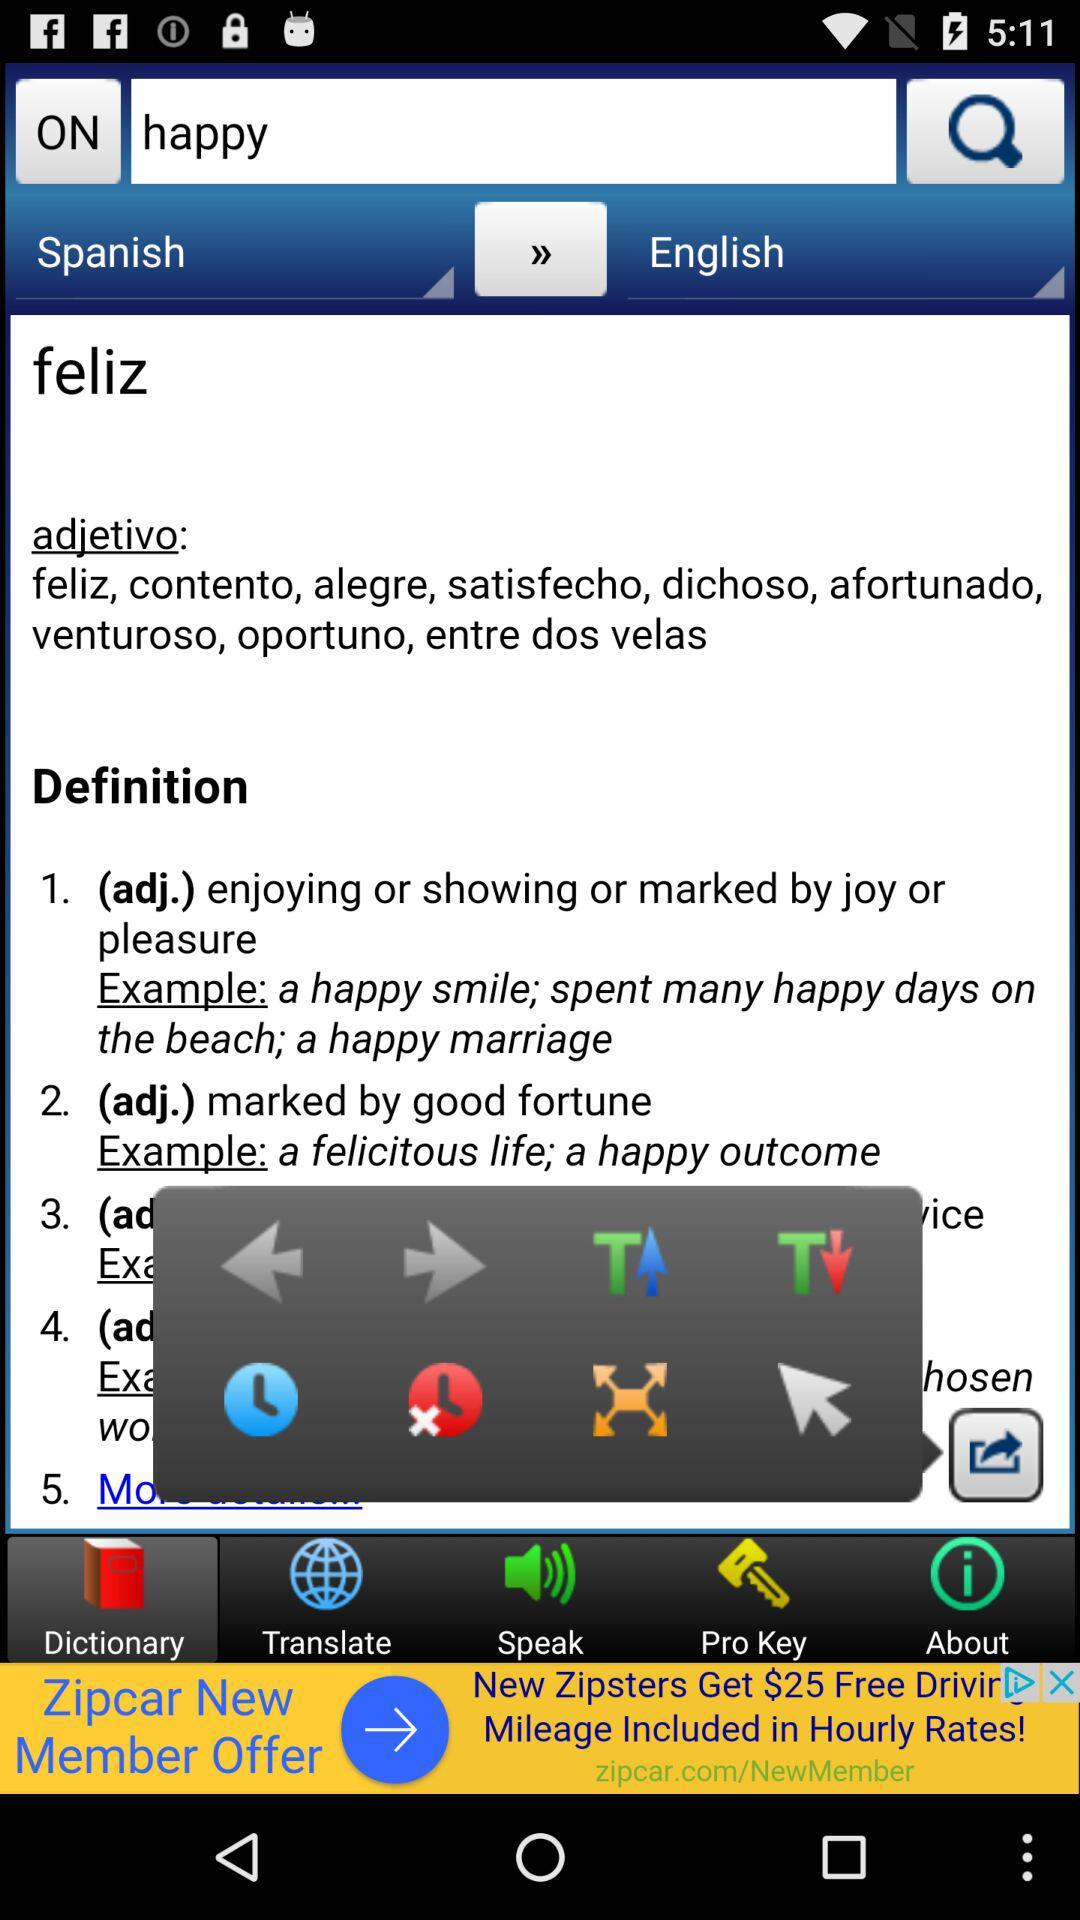 This screenshot has height=1920, width=1080. Describe the element at coordinates (444, 1271) in the screenshot. I see `next word choice` at that location.